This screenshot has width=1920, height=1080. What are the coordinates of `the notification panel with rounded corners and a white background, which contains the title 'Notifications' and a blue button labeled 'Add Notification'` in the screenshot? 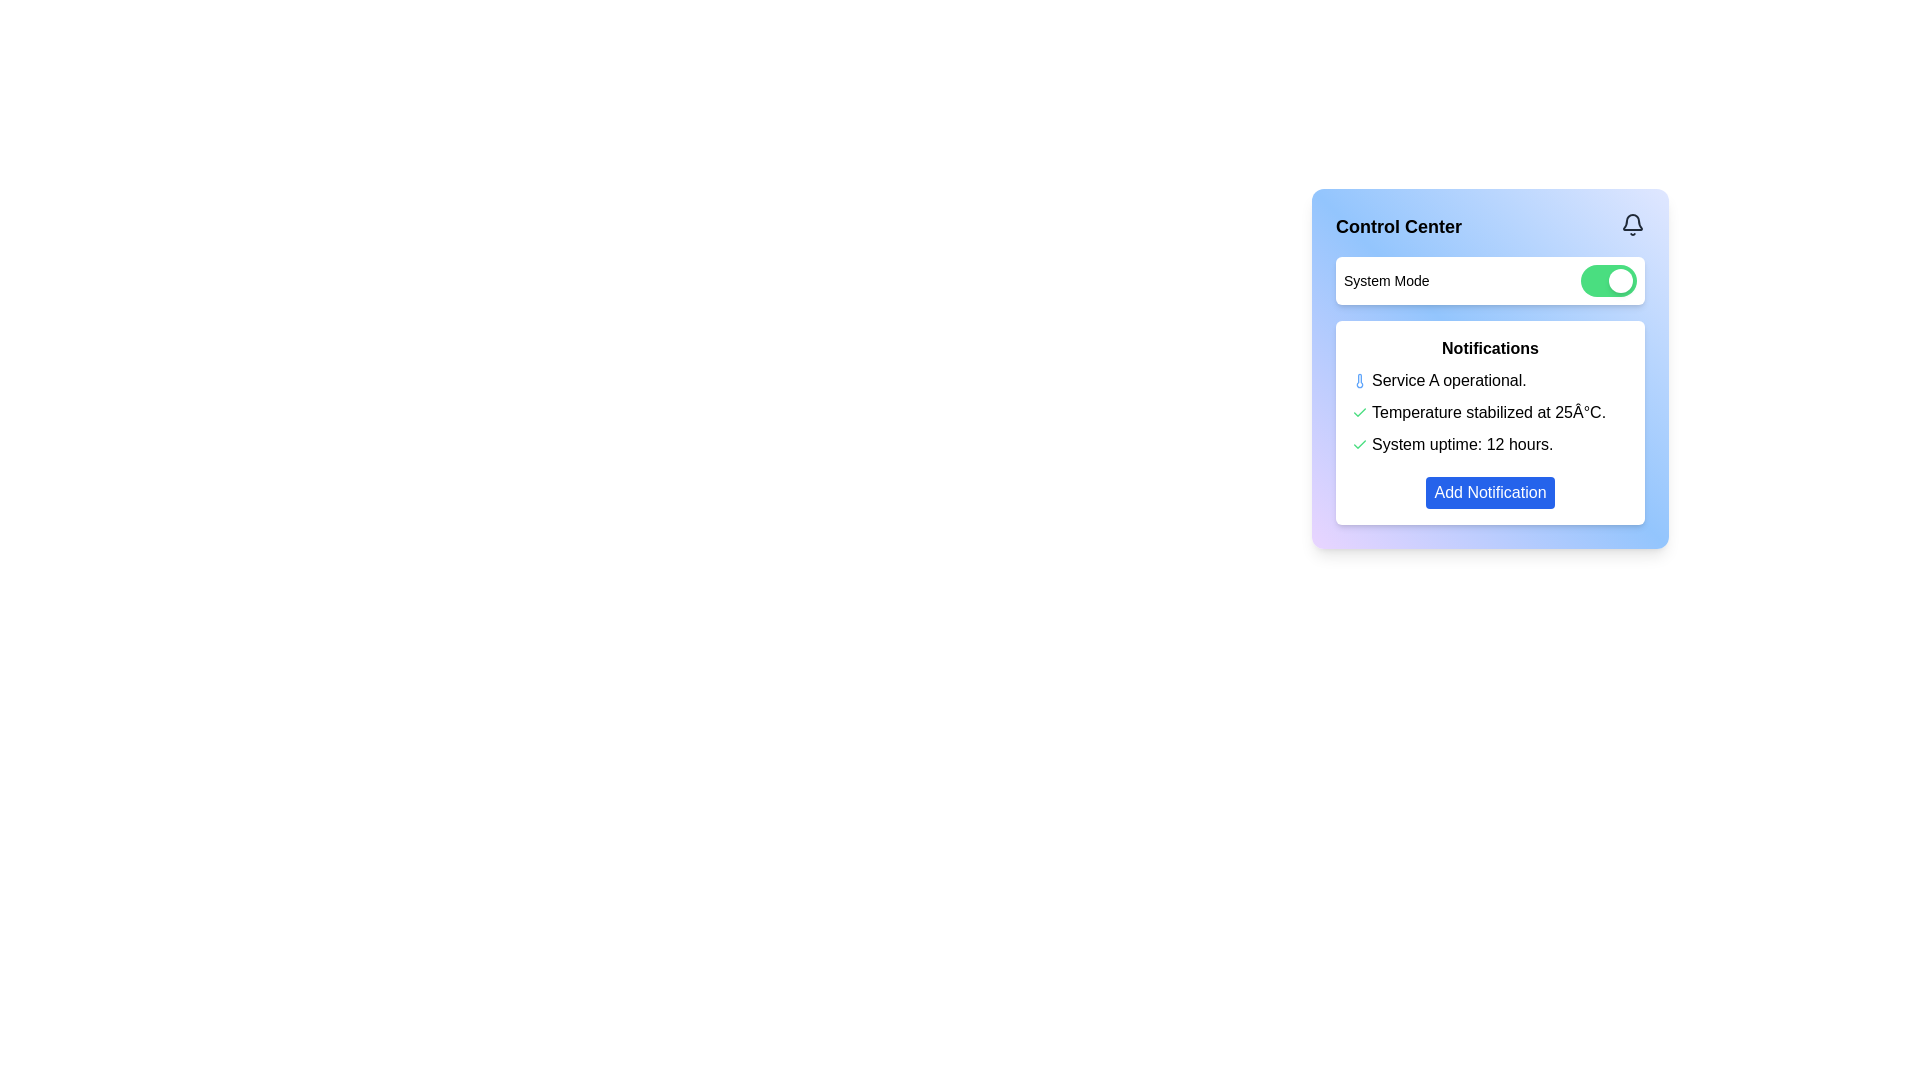 It's located at (1490, 422).